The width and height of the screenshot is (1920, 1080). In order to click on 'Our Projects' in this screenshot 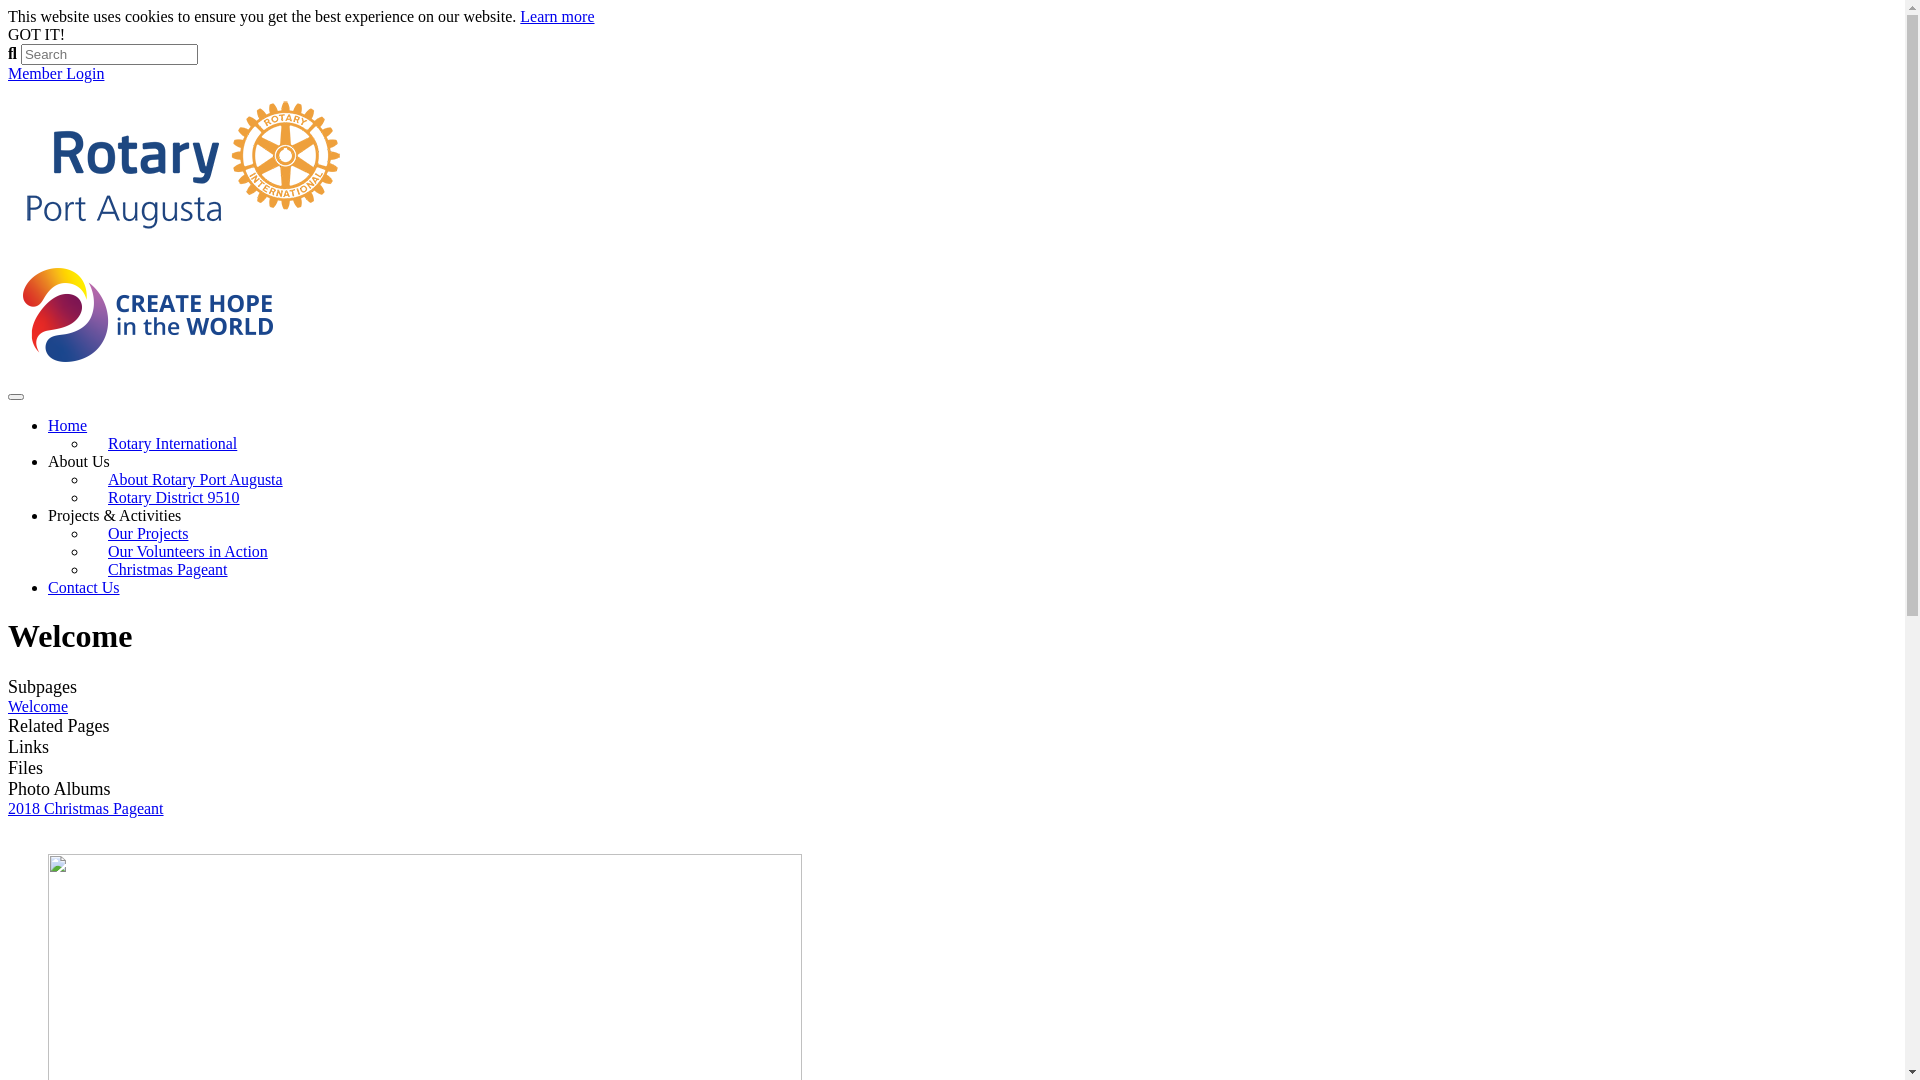, I will do `click(147, 532)`.